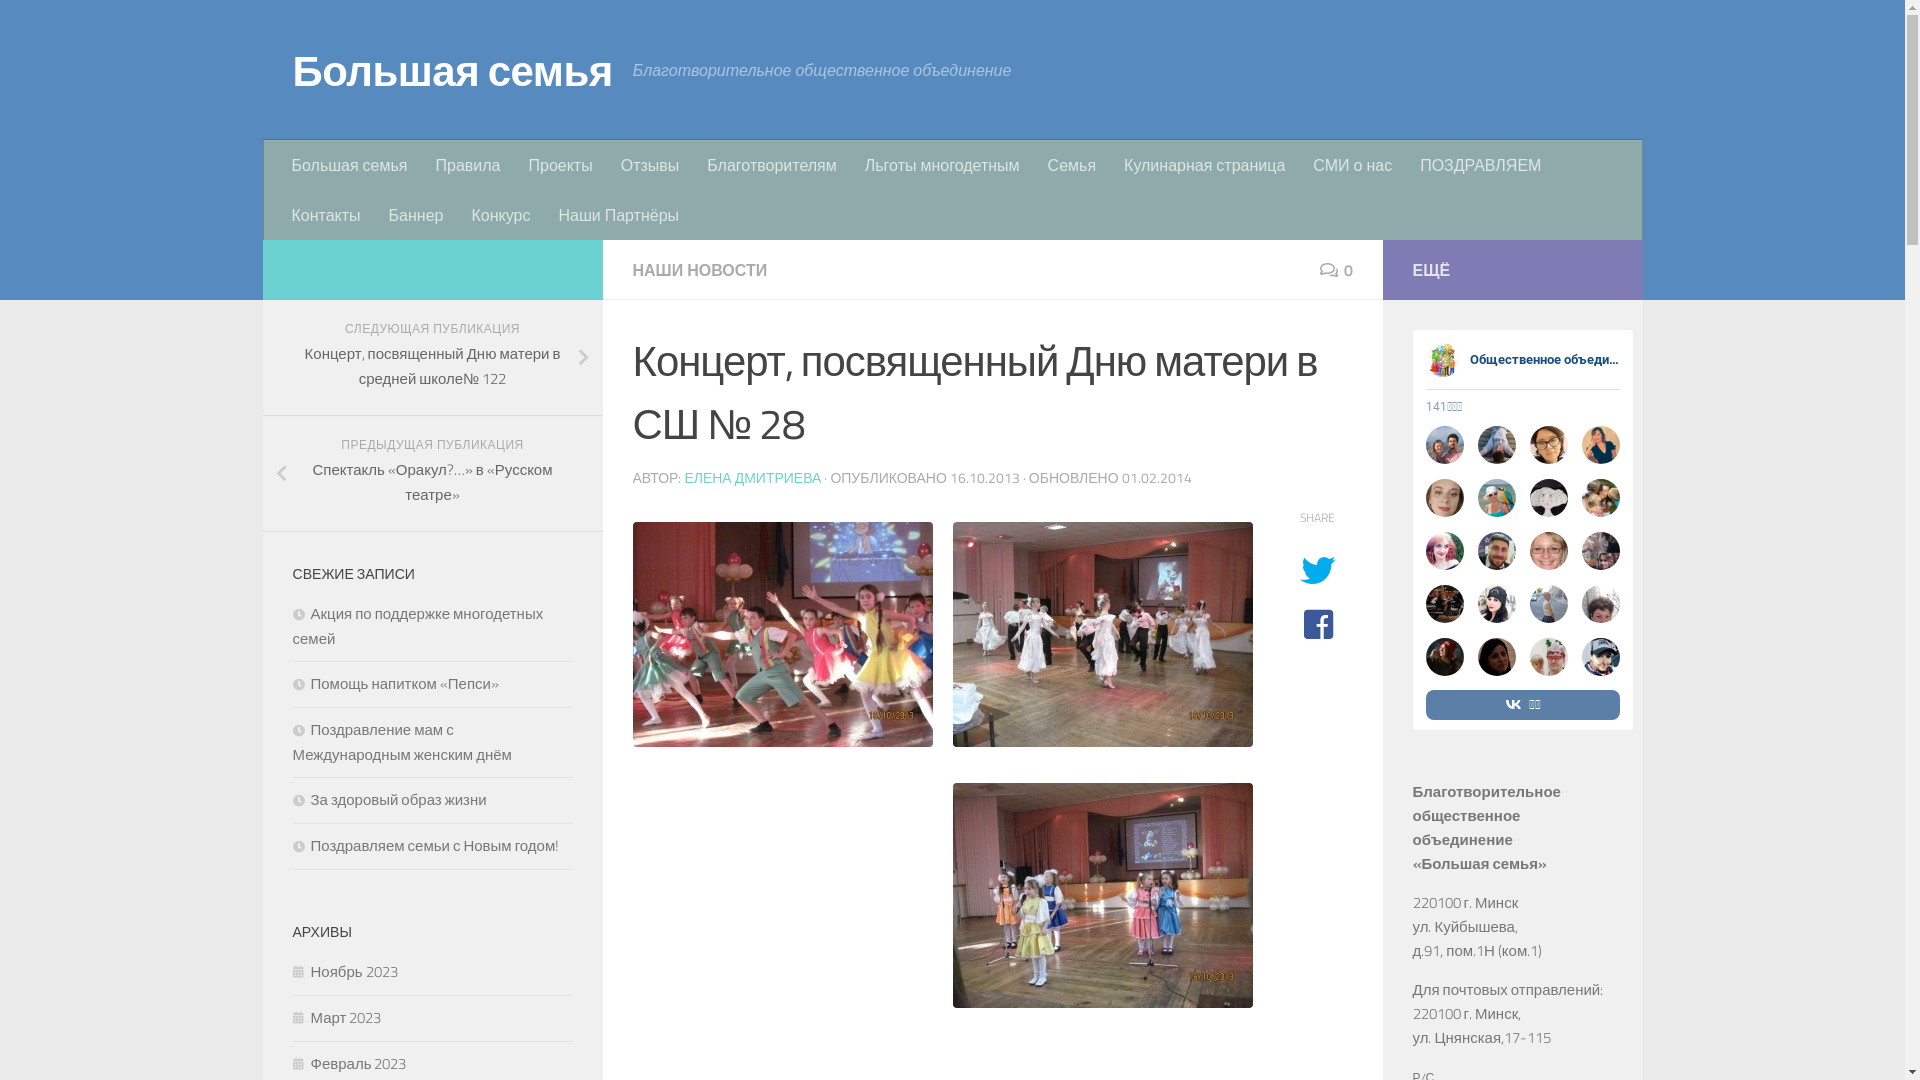  Describe the element at coordinates (1320, 270) in the screenshot. I see `'0'` at that location.